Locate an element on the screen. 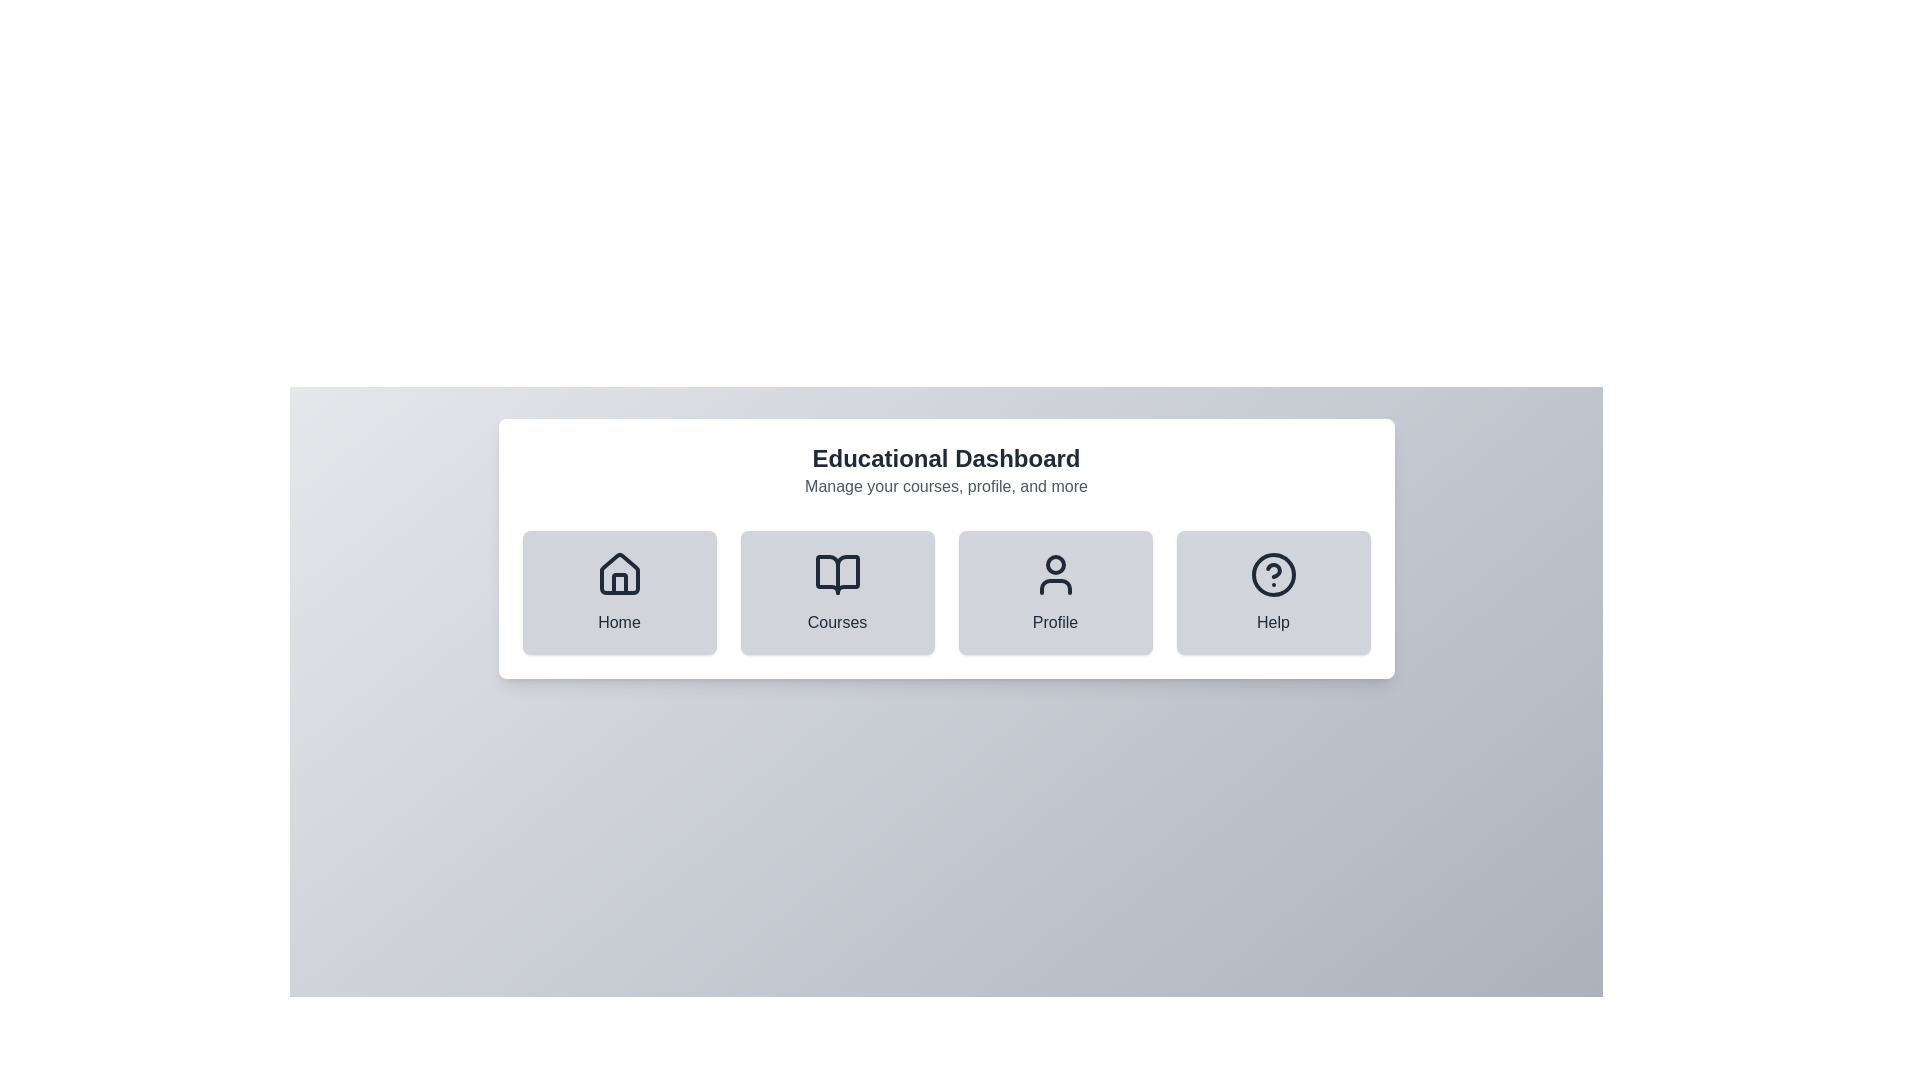 This screenshot has height=1080, width=1920. the small circular shape representing the head in the profile icon located at the top center of the user interface is located at coordinates (1054, 564).